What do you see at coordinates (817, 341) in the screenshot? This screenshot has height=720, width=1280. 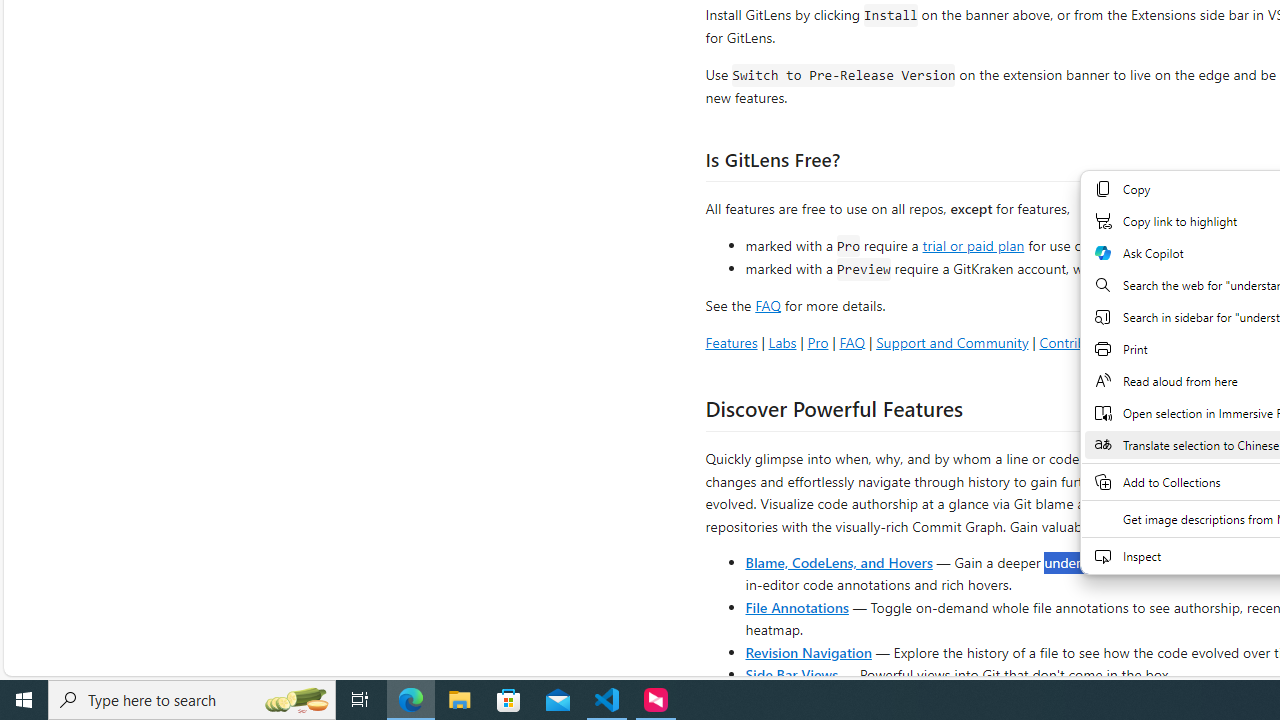 I see `'Pro'` at bounding box center [817, 341].